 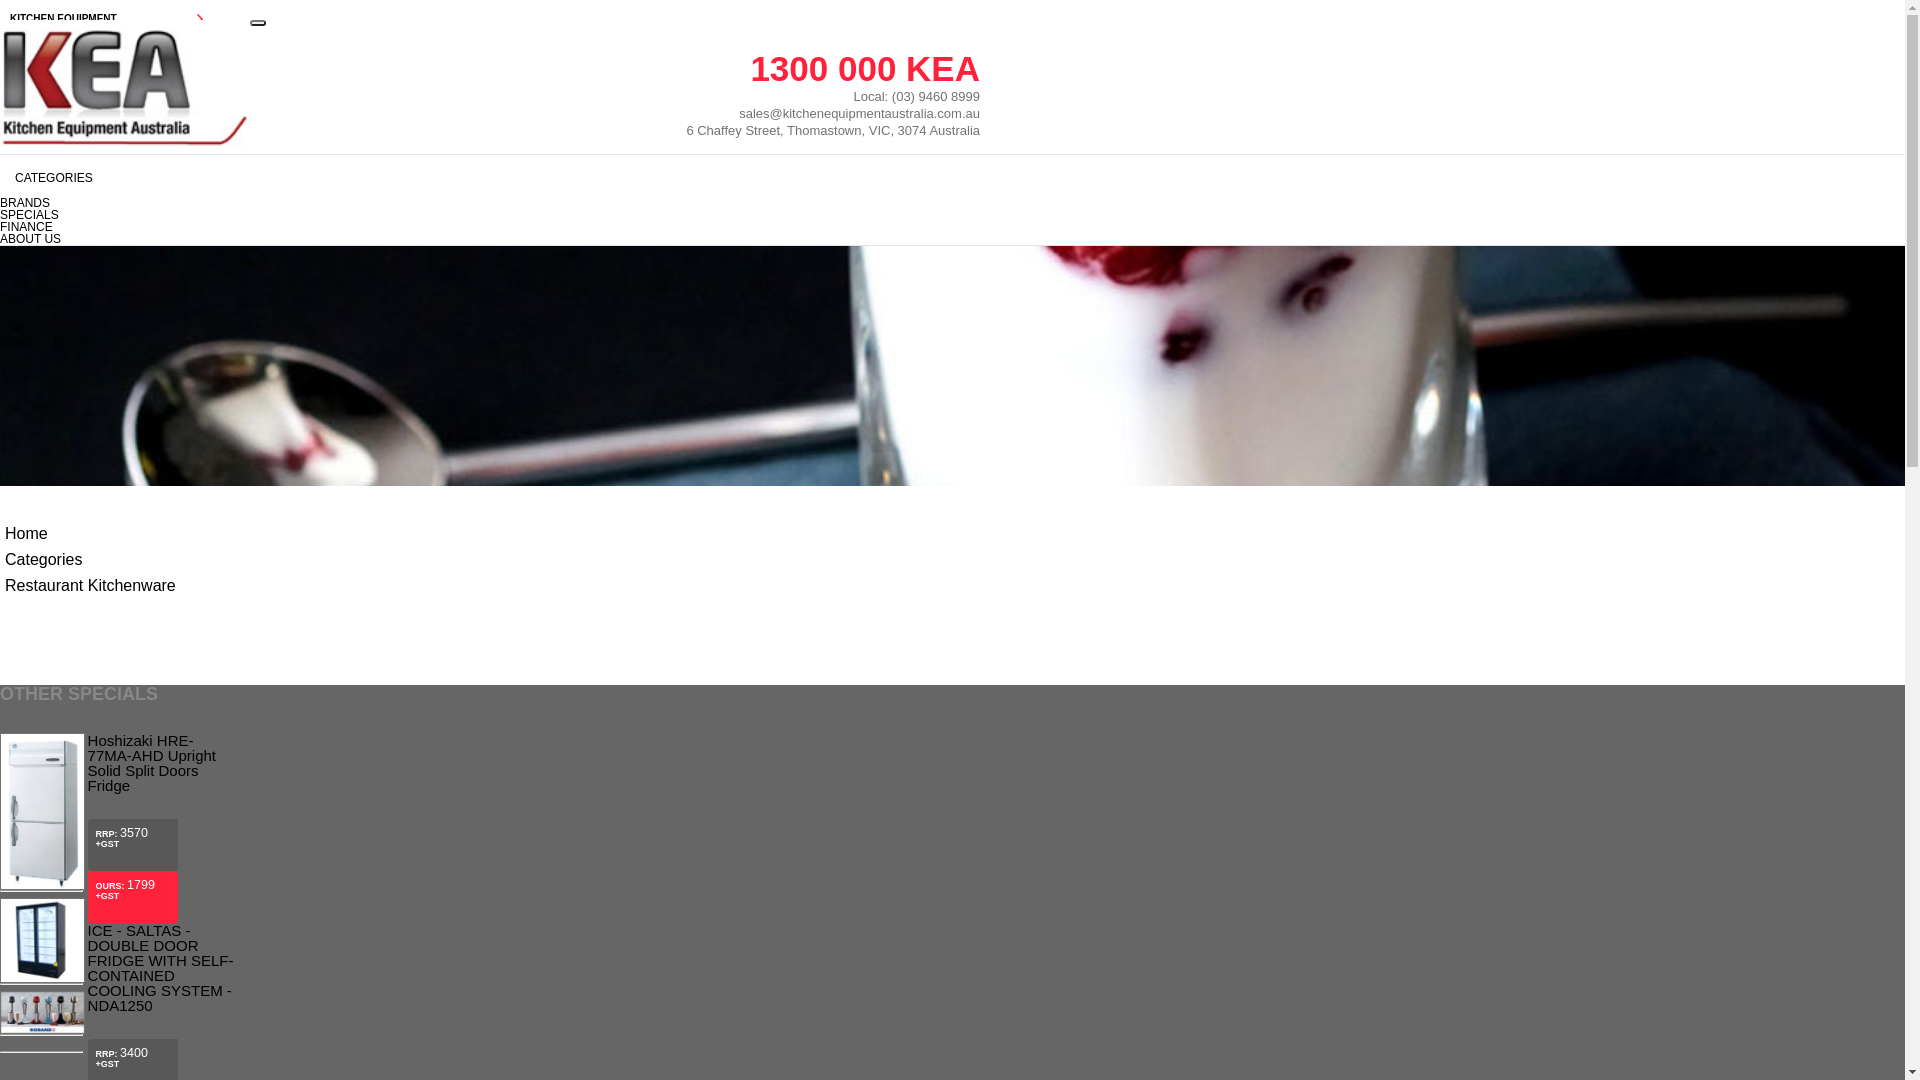 I want to click on 'BRANDS', so click(x=0, y=760).